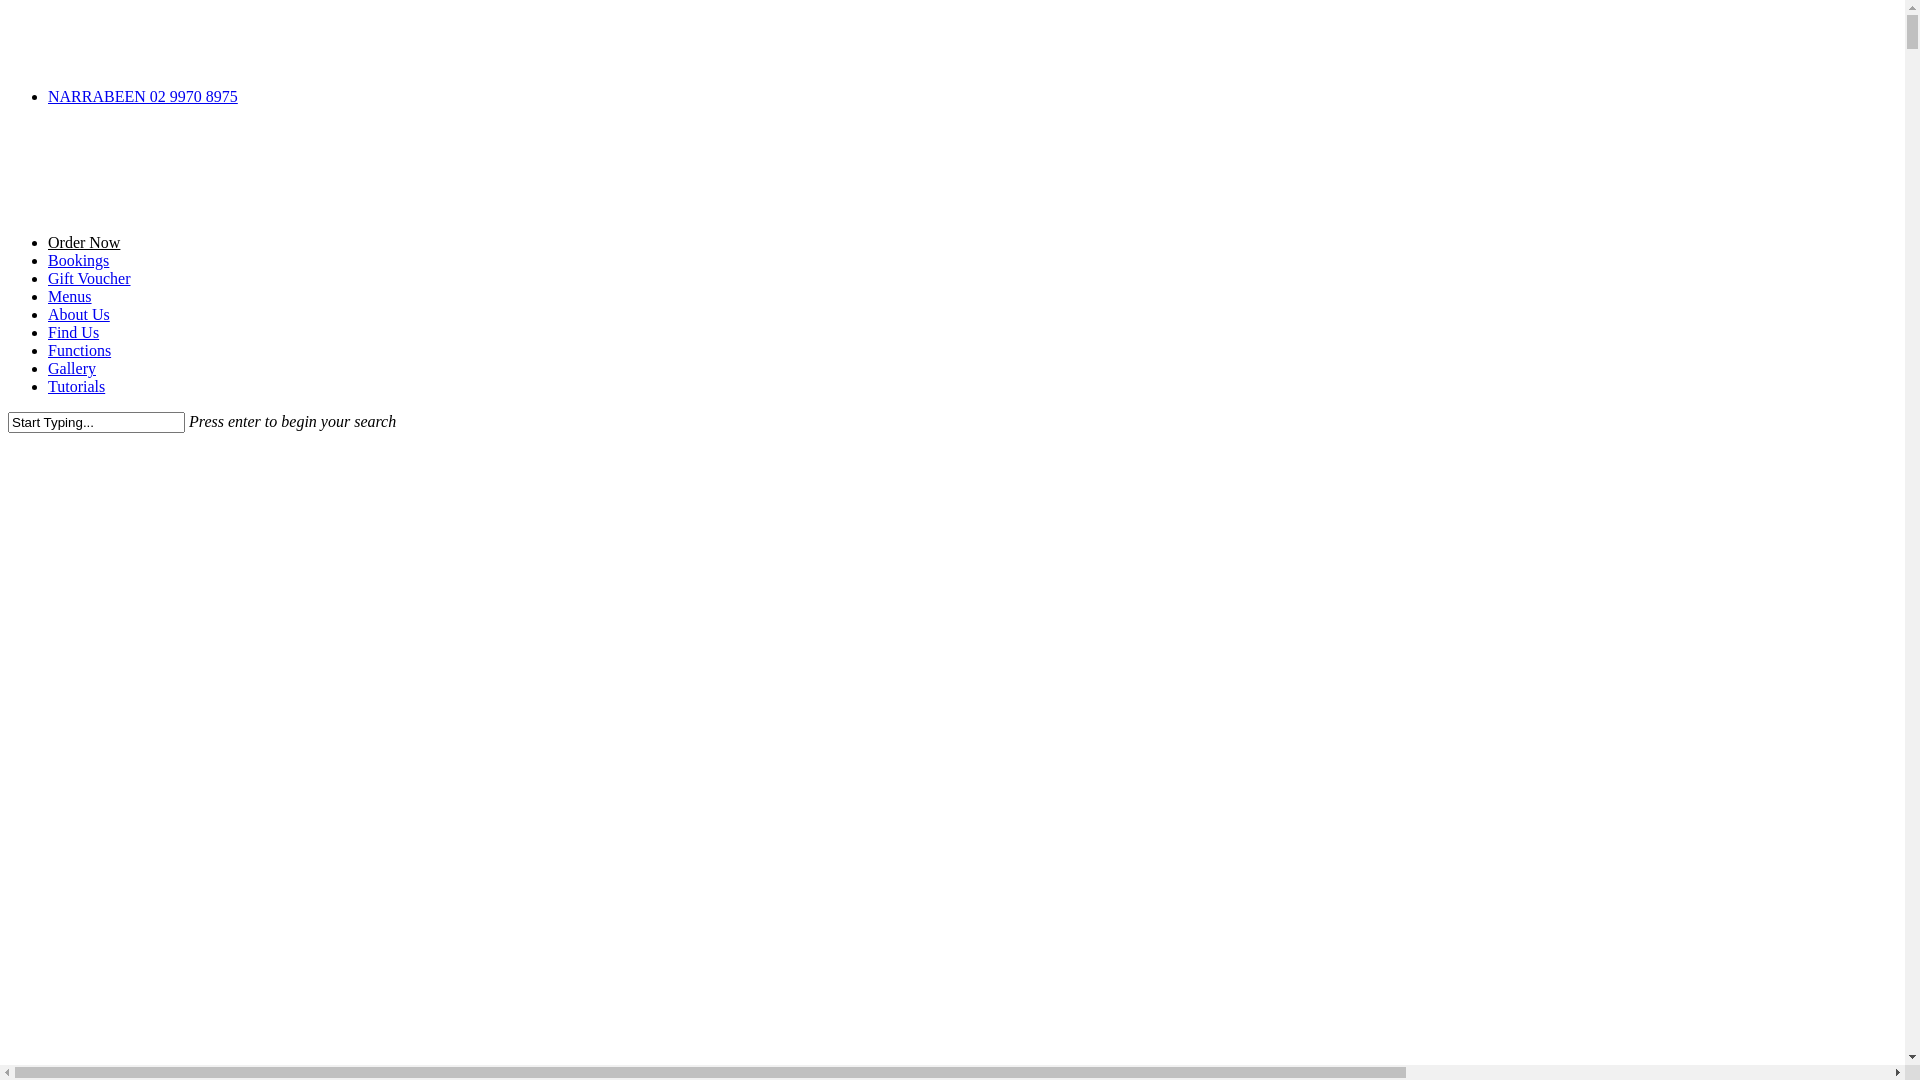 The image size is (1920, 1080). What do you see at coordinates (82, 241) in the screenshot?
I see `'Order Now'` at bounding box center [82, 241].